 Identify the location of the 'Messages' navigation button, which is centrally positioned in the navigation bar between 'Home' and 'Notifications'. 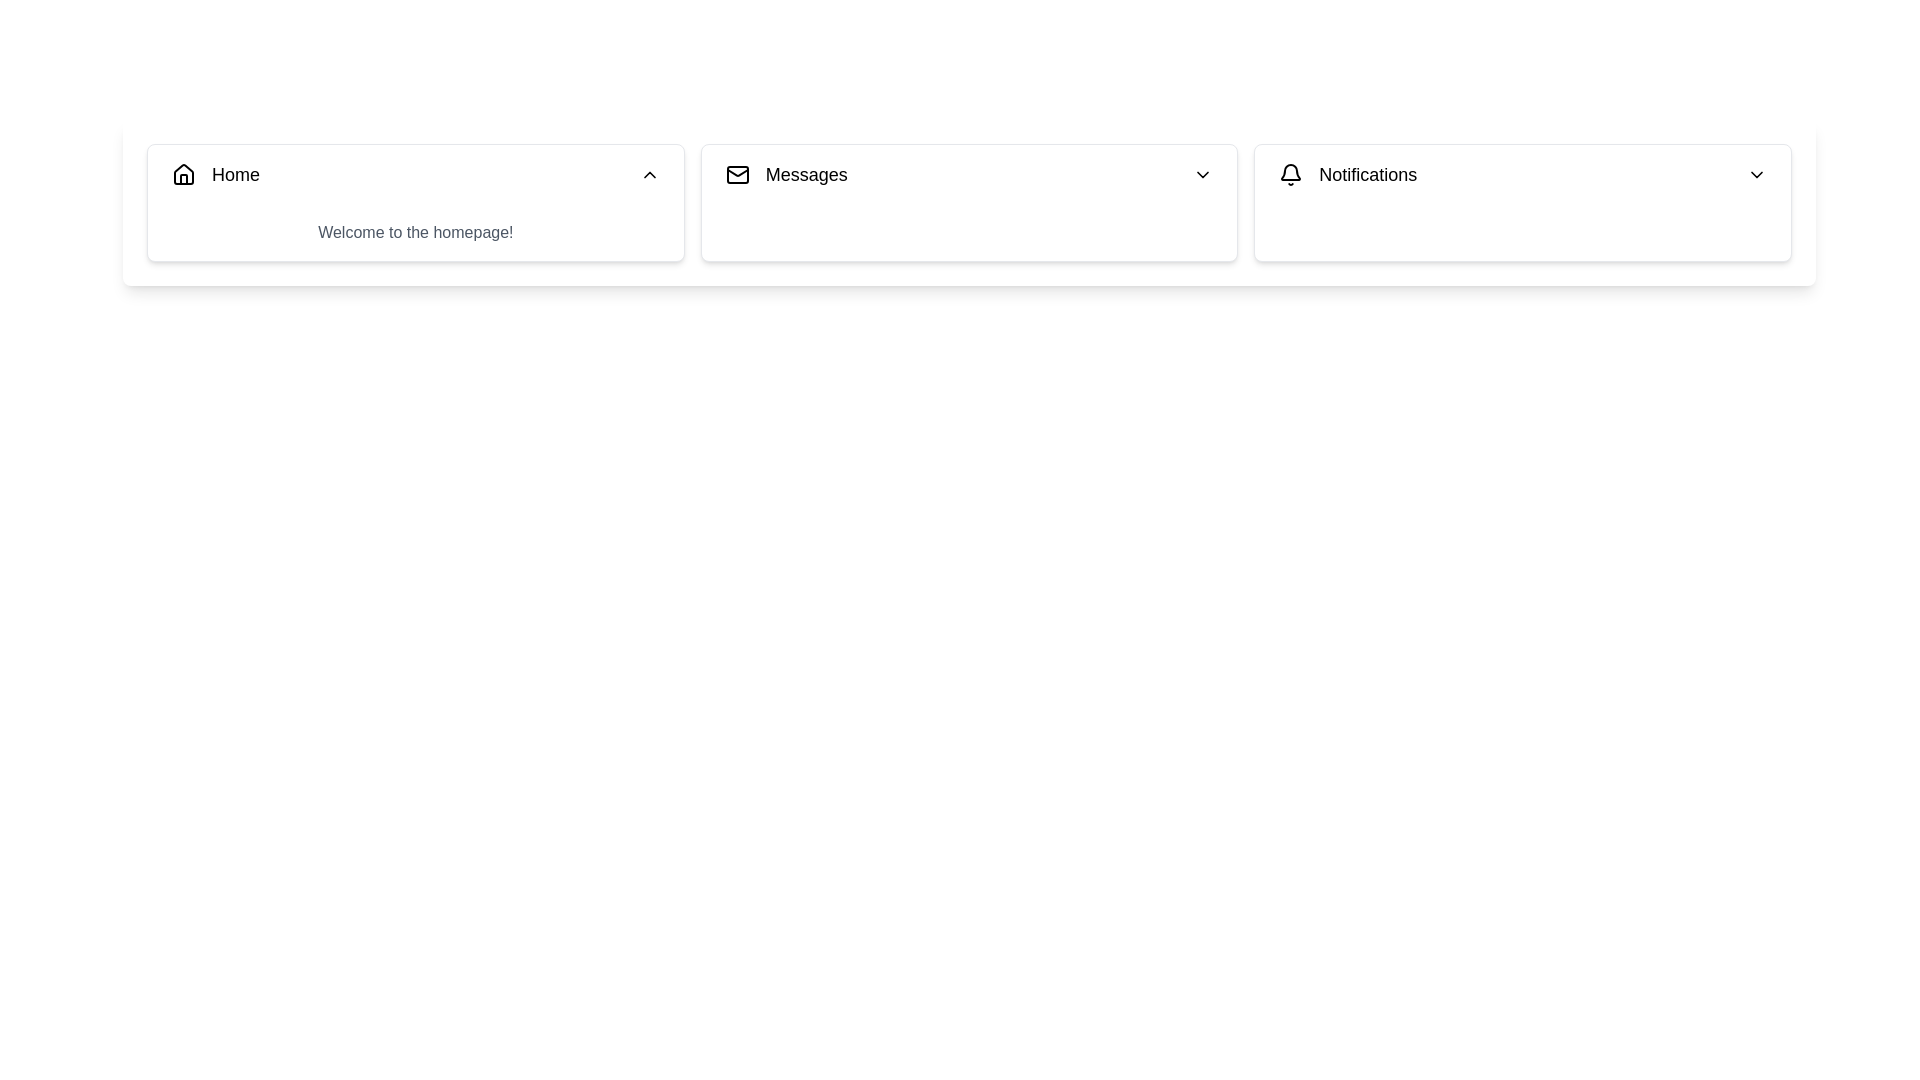
(785, 173).